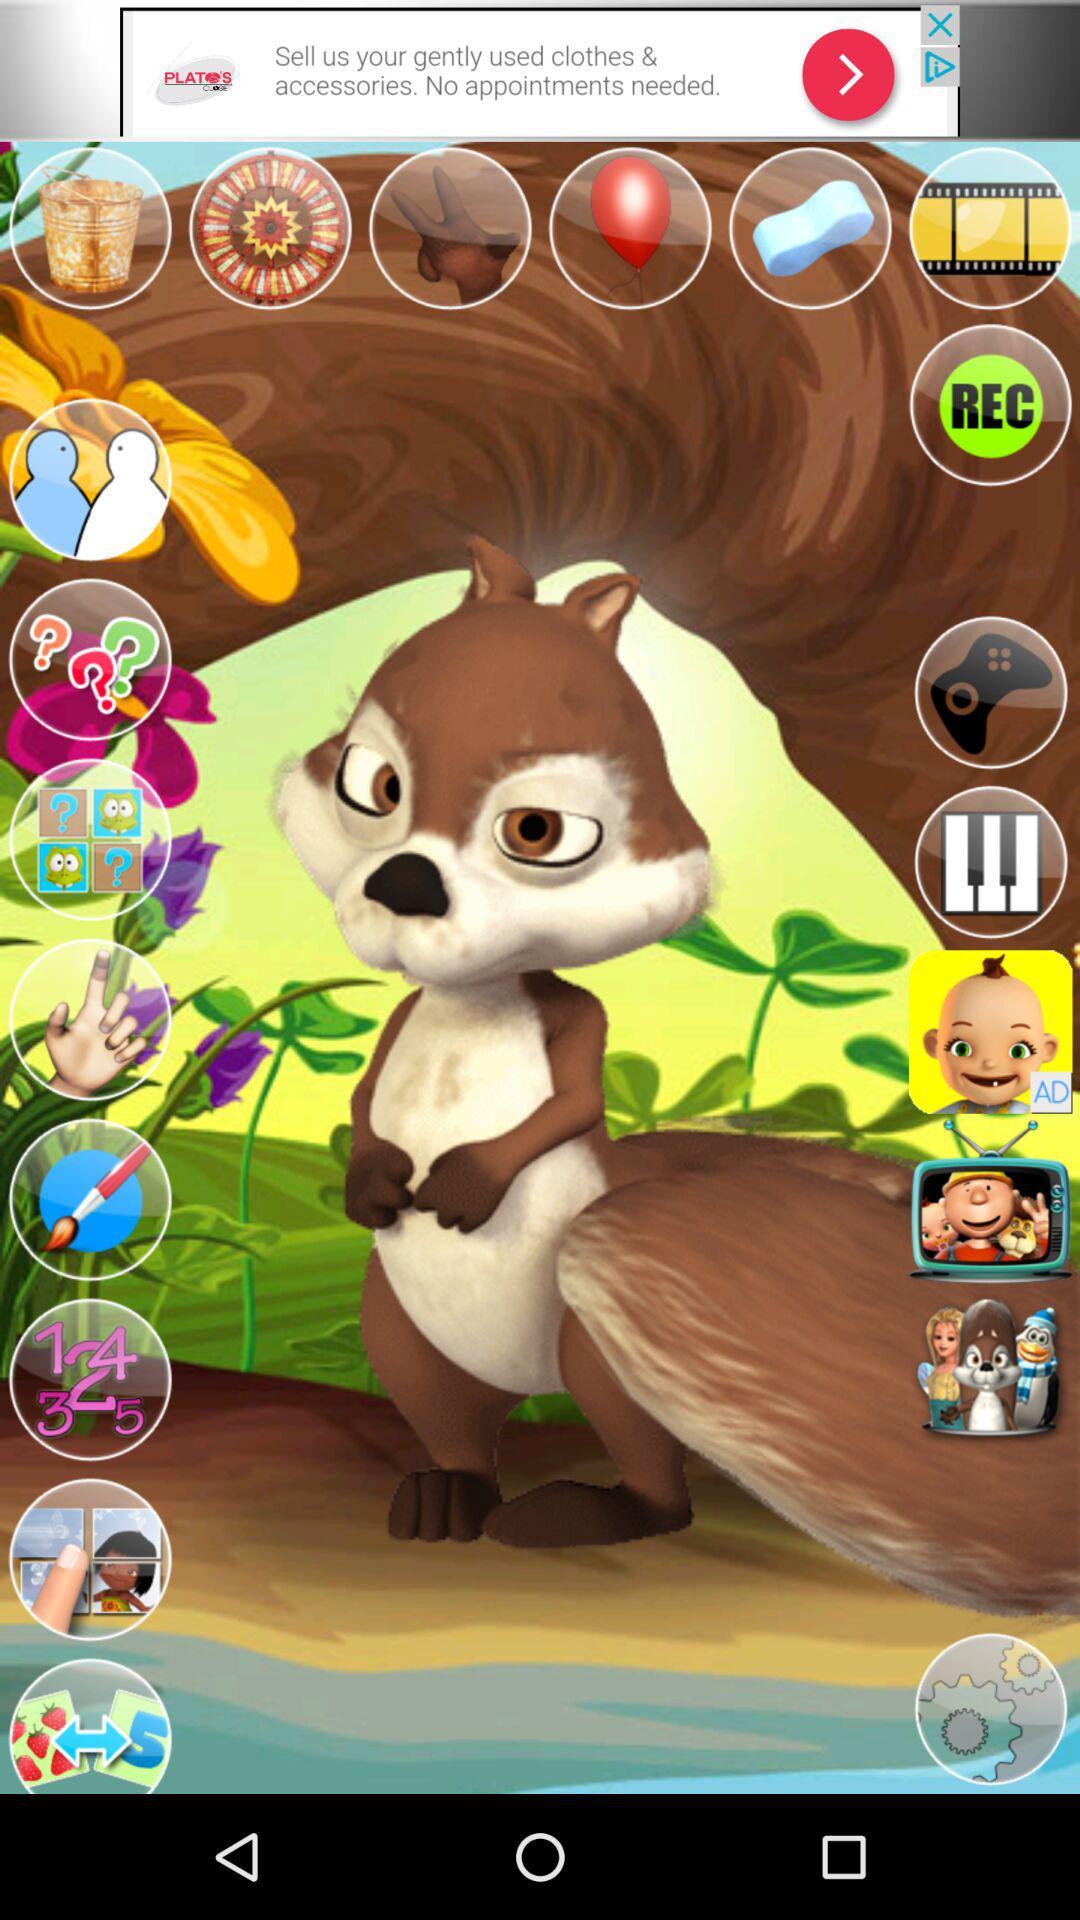 This screenshot has height=1920, width=1080. What do you see at coordinates (88, 1284) in the screenshot?
I see `the edit icon` at bounding box center [88, 1284].